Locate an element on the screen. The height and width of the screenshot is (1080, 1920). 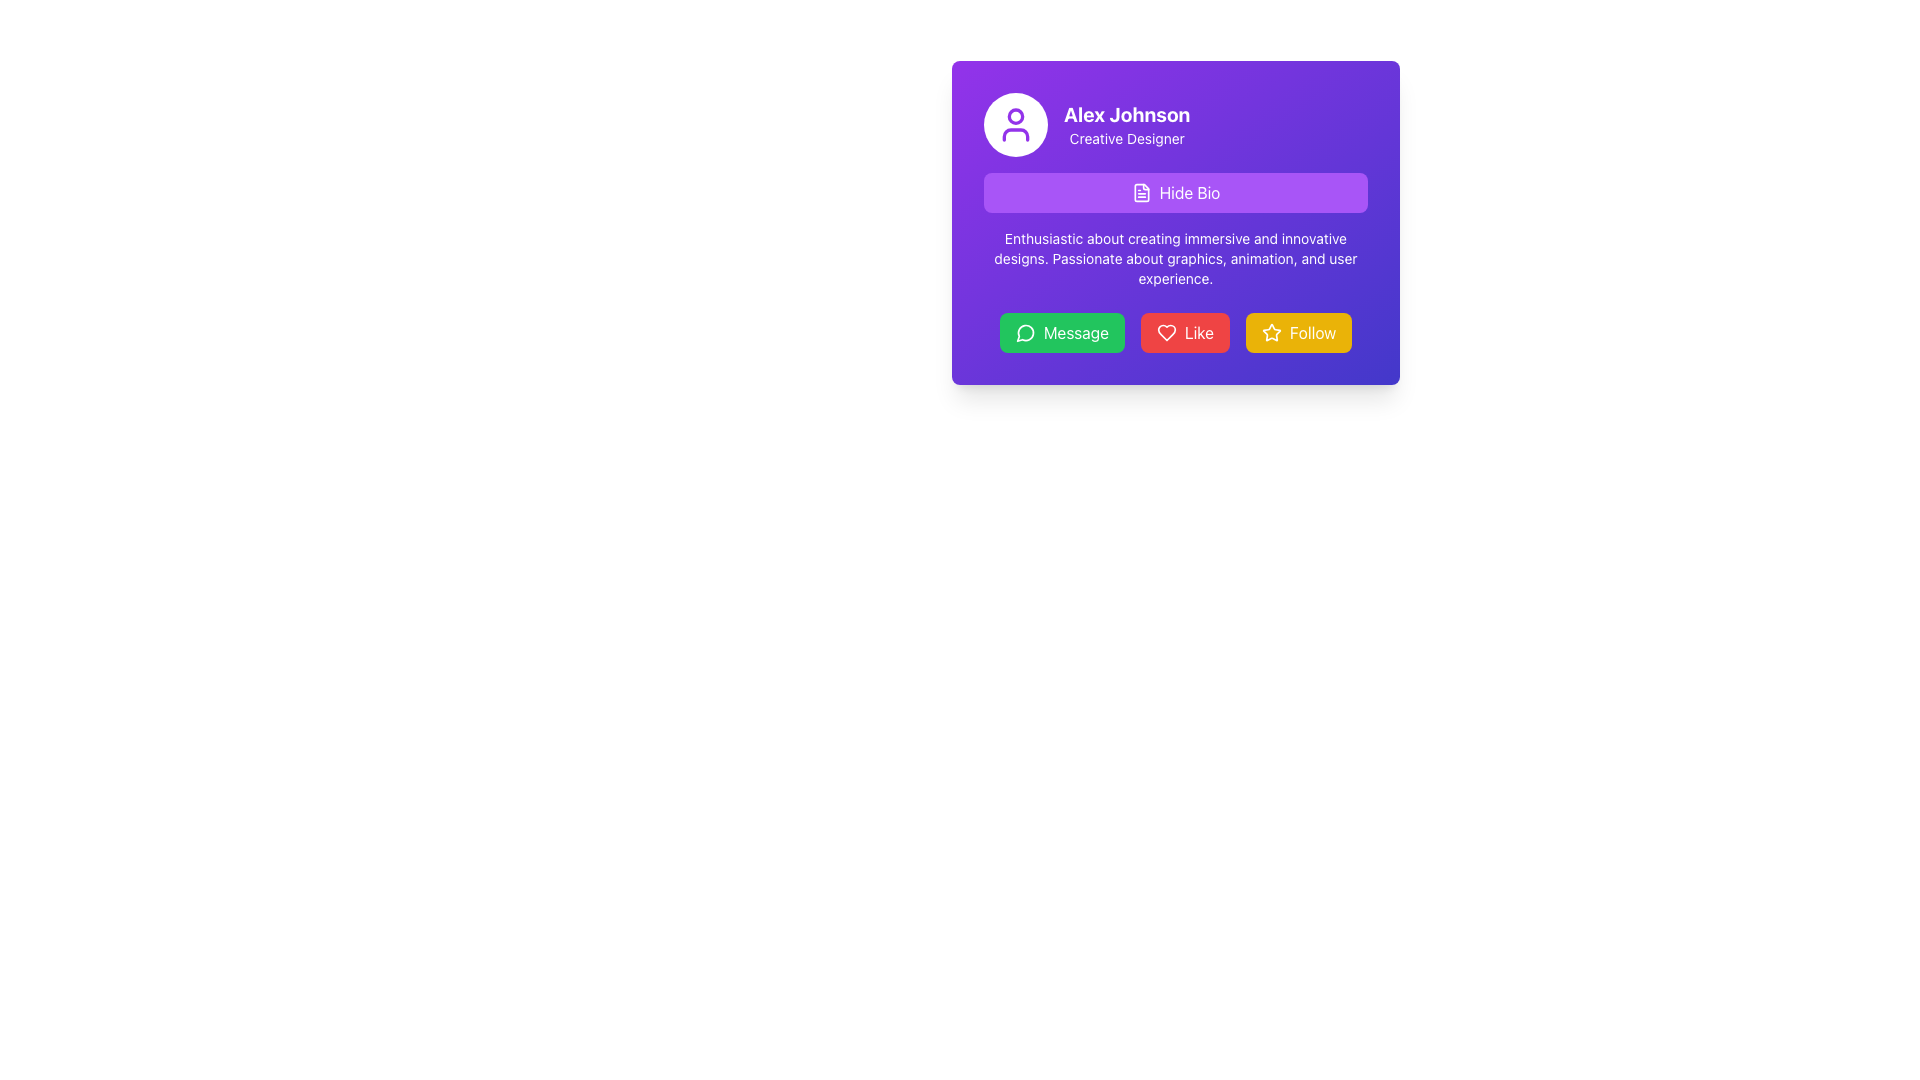
the decorative star icon within the 'Follow' button, which is located in the third slot of three action buttons at the bottom of the profile card is located at coordinates (1270, 331).